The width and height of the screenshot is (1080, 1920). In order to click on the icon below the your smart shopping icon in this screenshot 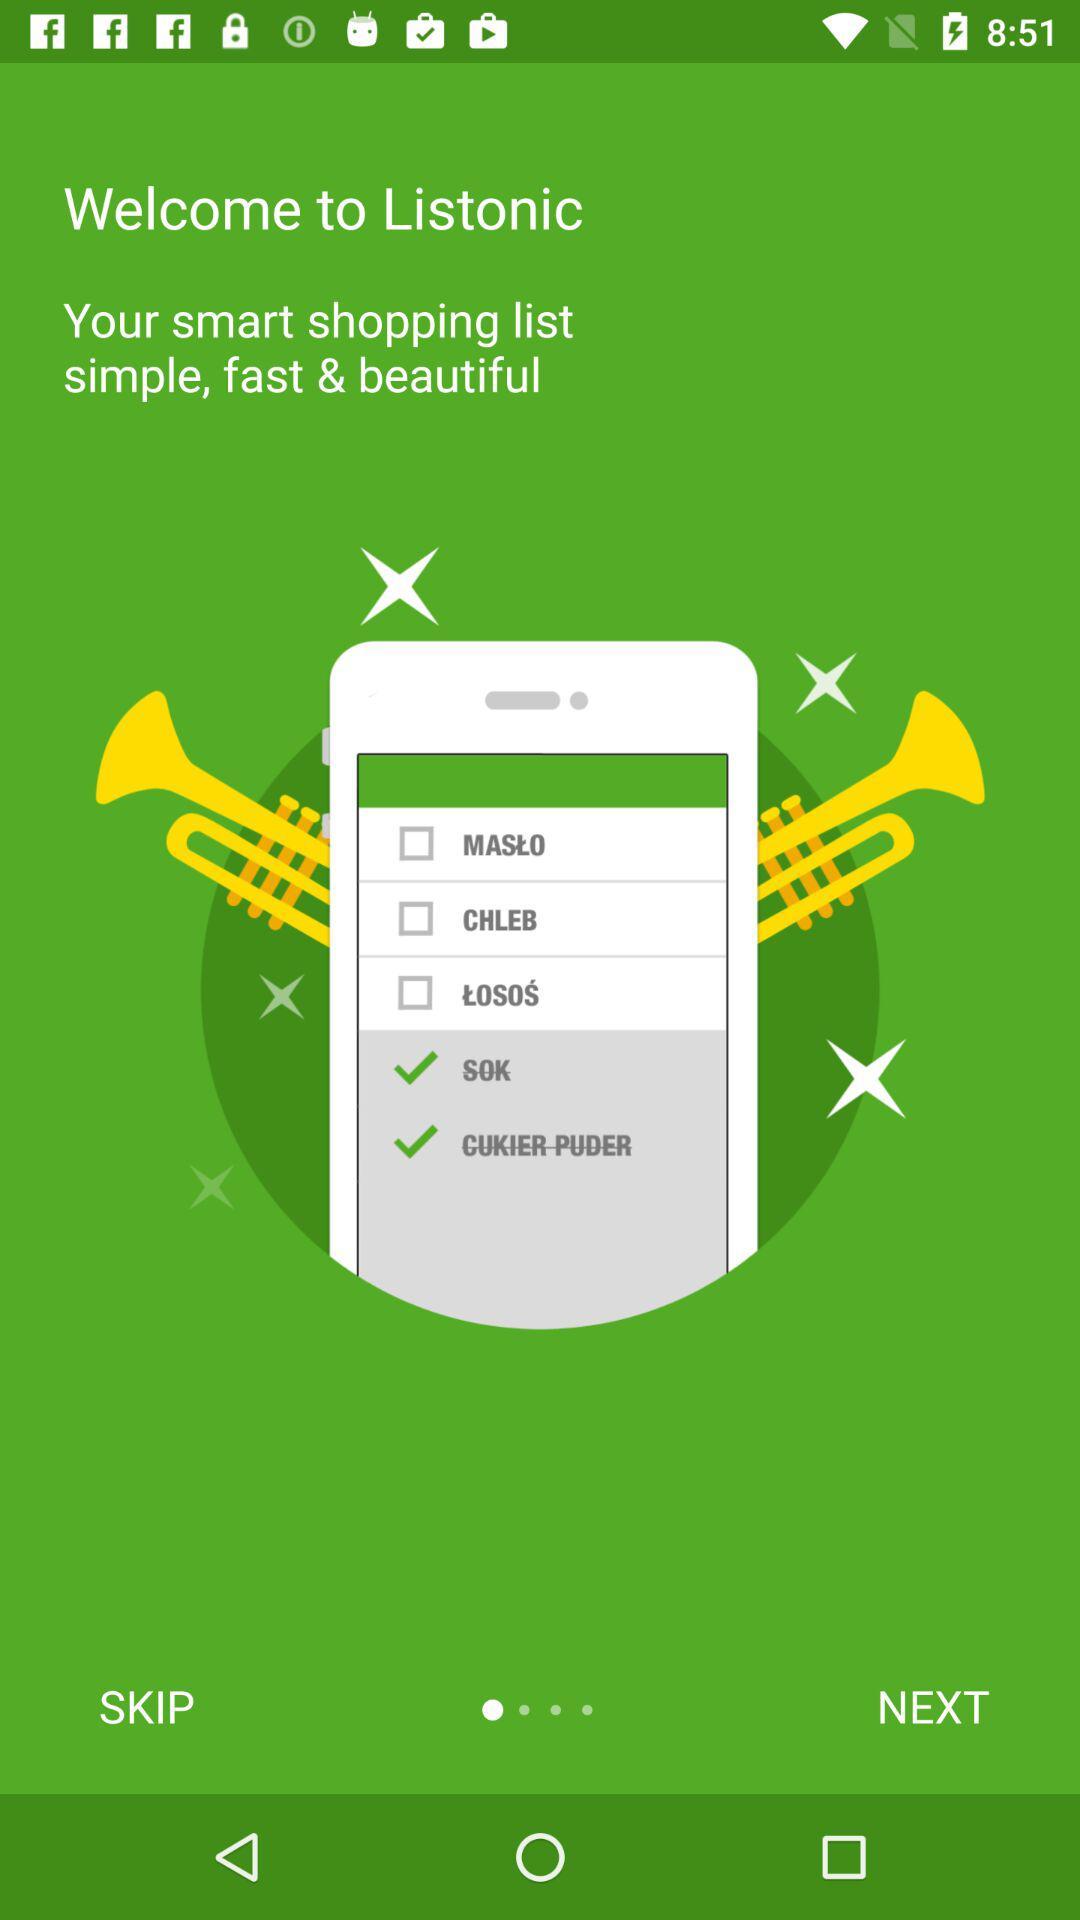, I will do `click(540, 937)`.